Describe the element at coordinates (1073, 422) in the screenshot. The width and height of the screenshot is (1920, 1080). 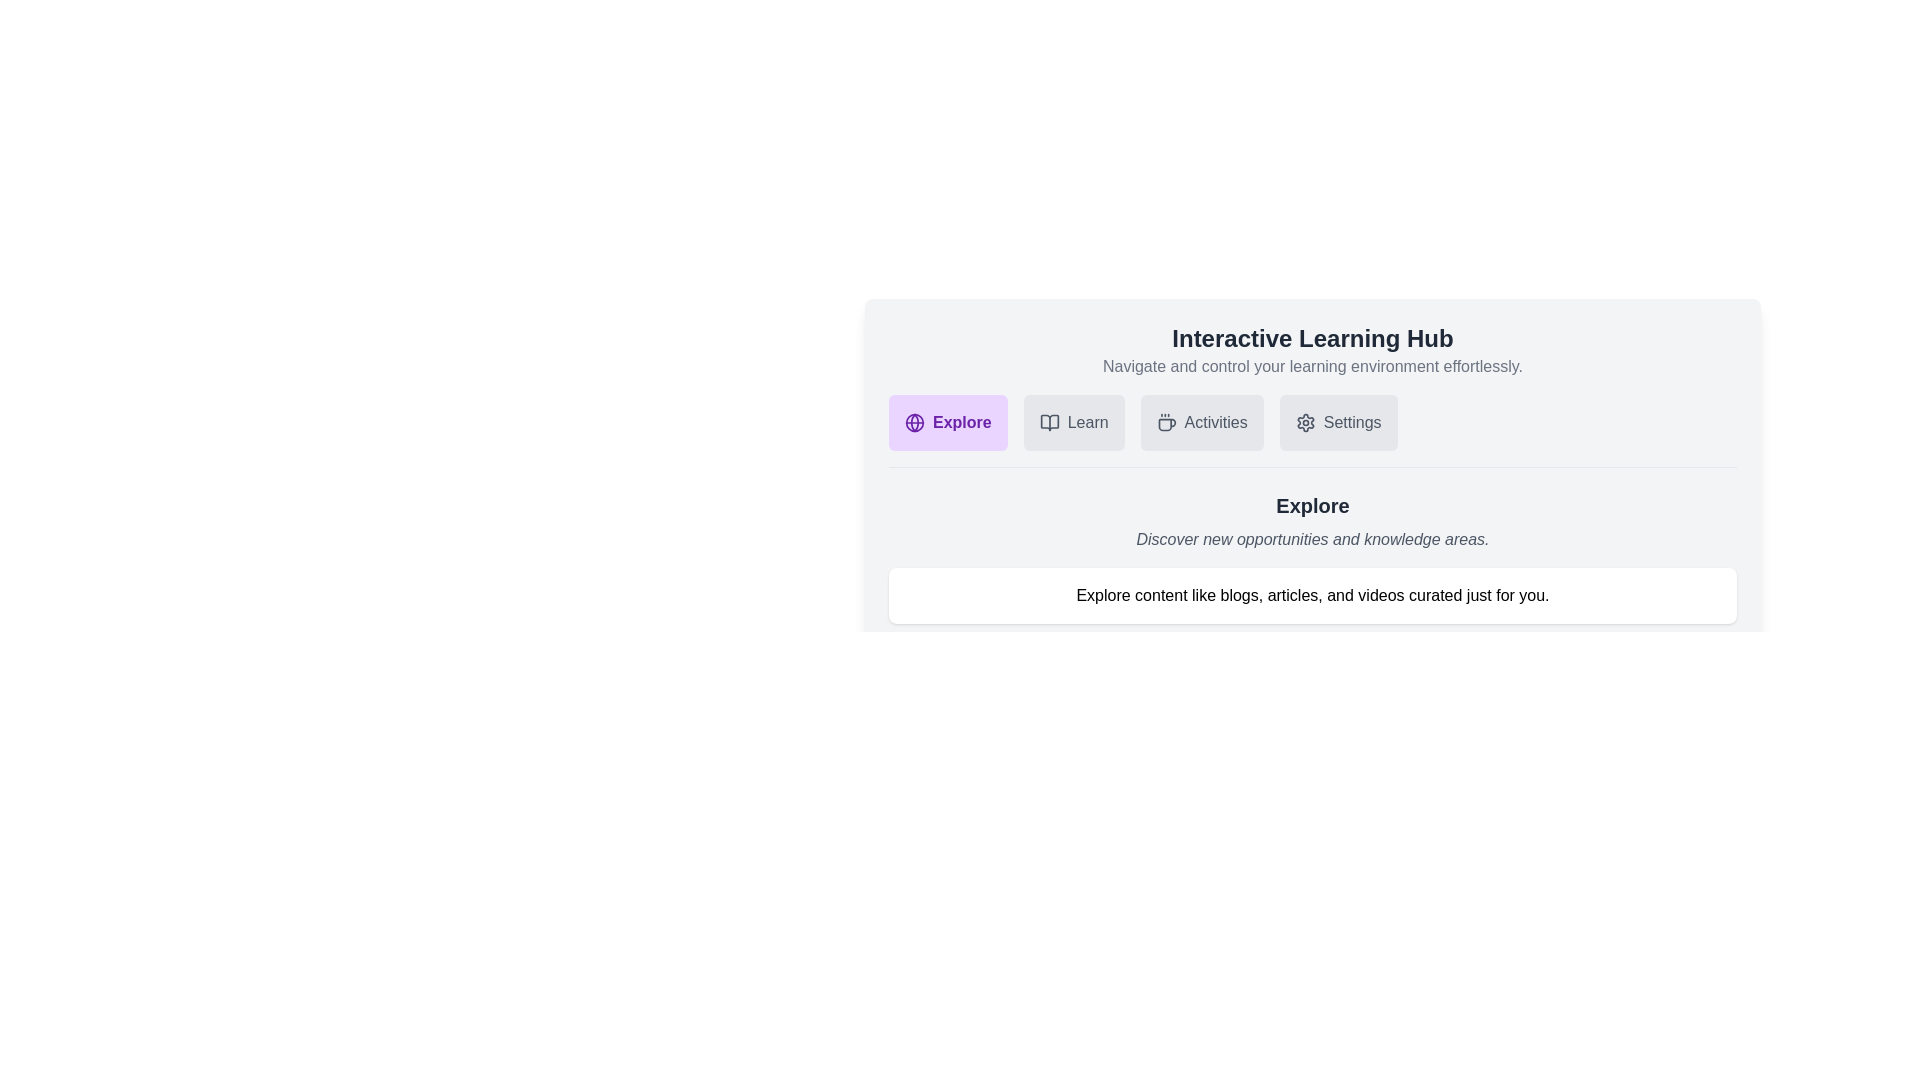
I see `the 'Learn' button, which is a rectangular button with rounded corners, light gray background, and darker gray text, located in the horizontal navigation bar between the 'Explore' and 'Activities' buttons` at that location.